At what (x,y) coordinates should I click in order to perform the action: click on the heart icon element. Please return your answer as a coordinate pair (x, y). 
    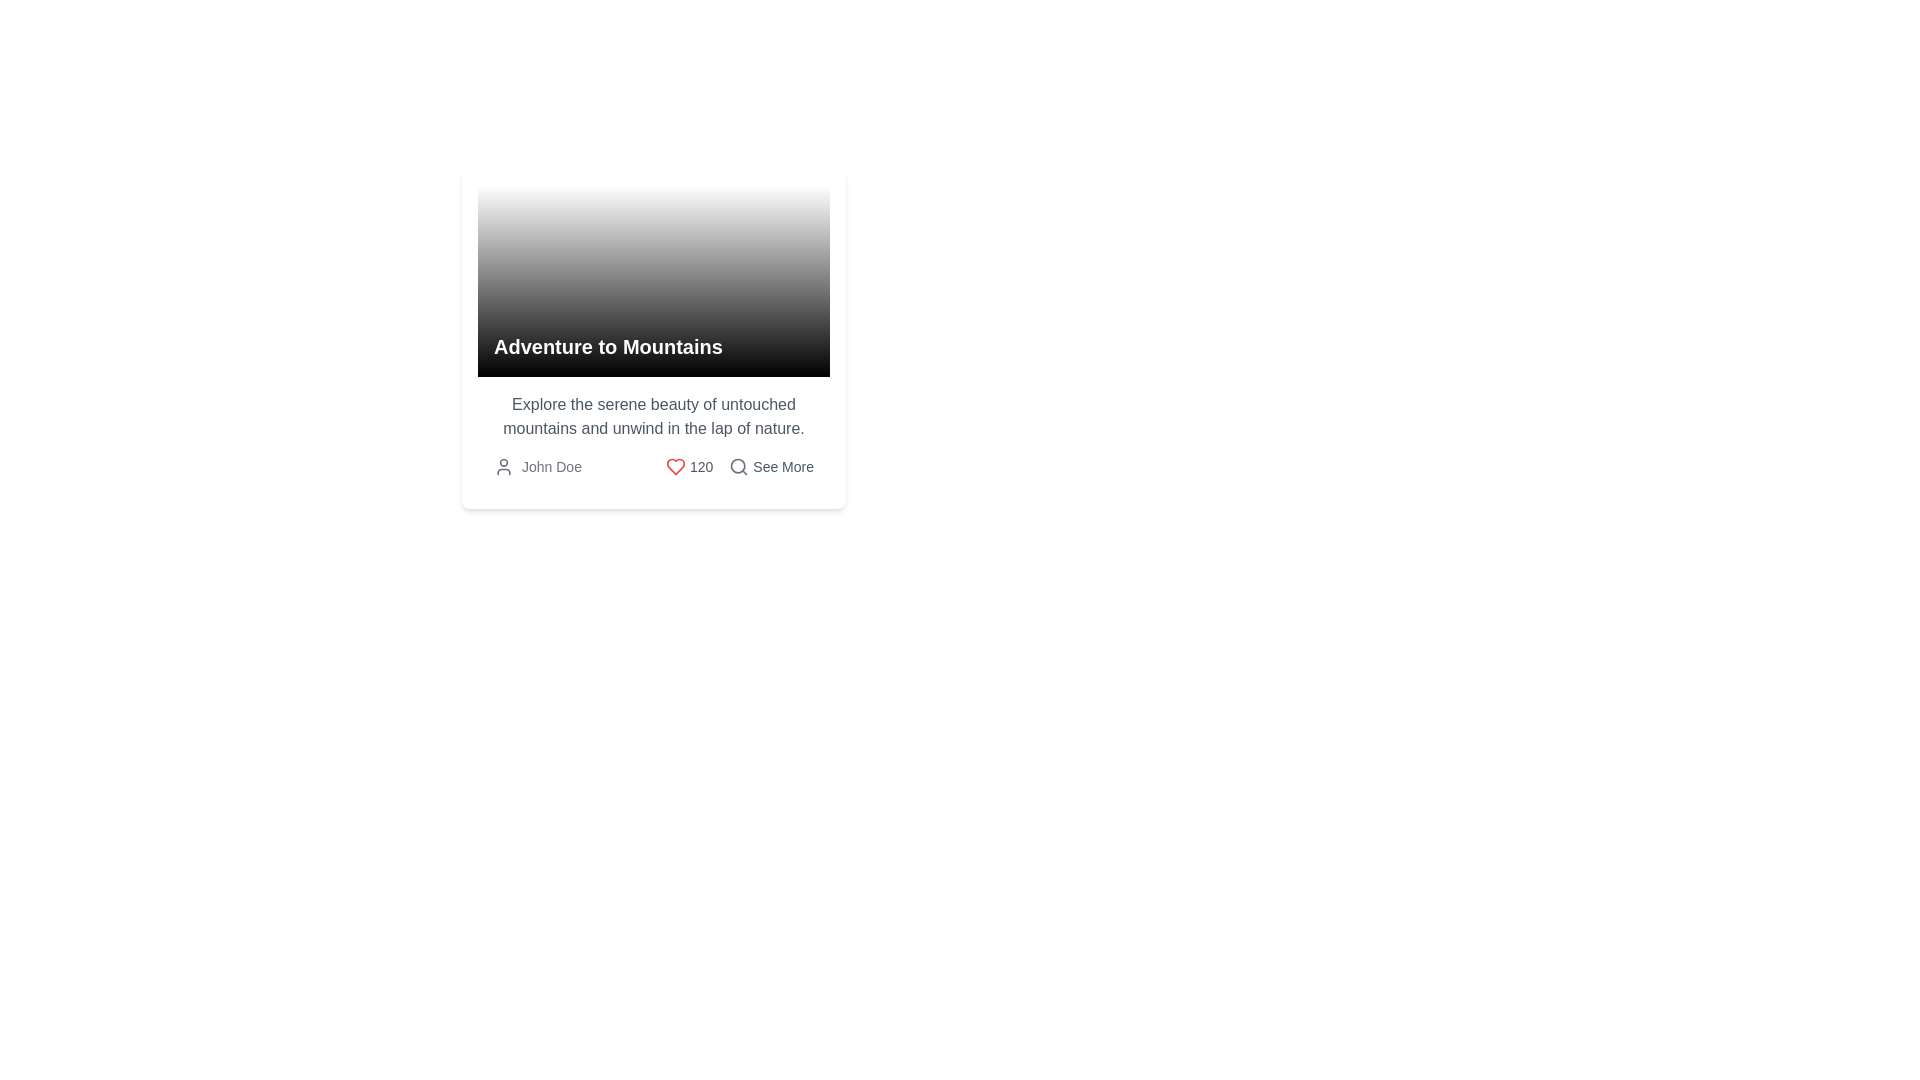
    Looking at the image, I should click on (676, 466).